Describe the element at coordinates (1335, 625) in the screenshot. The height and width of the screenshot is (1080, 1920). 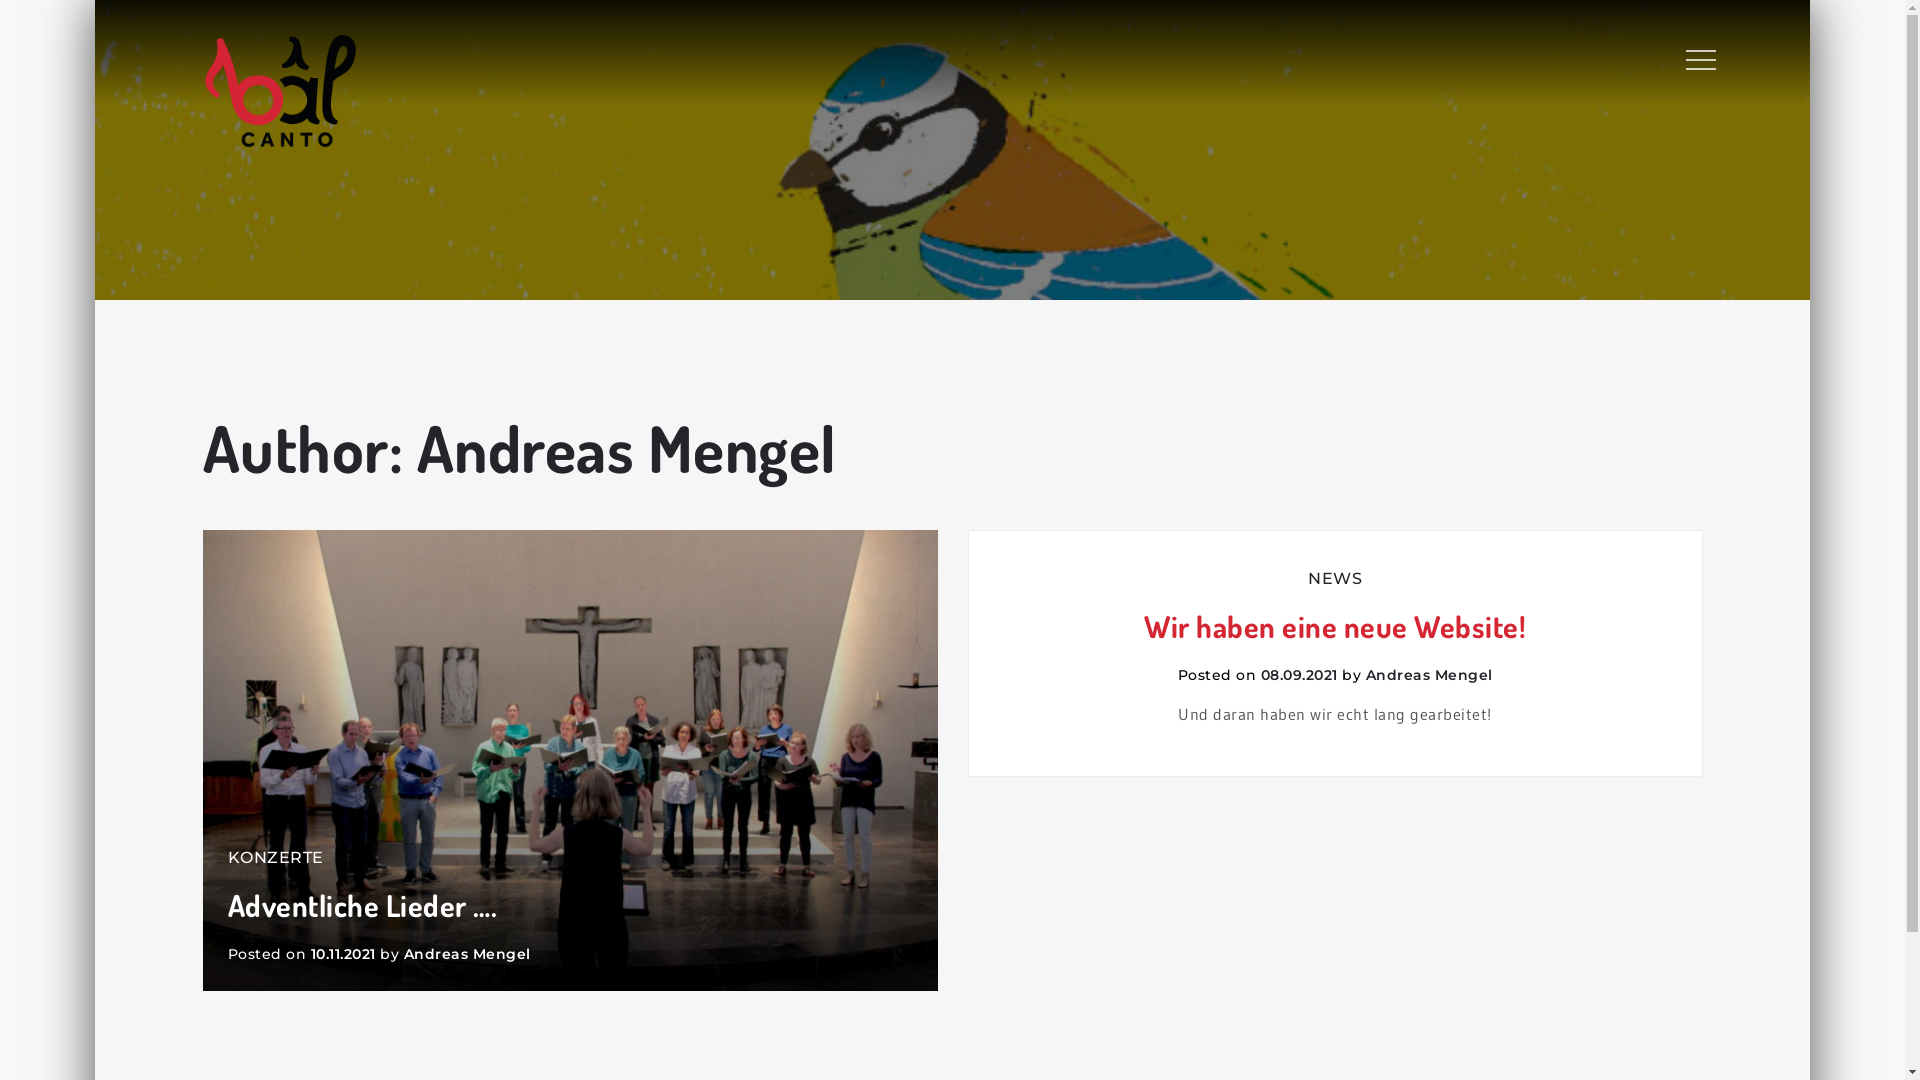
I see `'Wir haben eine neue Website!'` at that location.